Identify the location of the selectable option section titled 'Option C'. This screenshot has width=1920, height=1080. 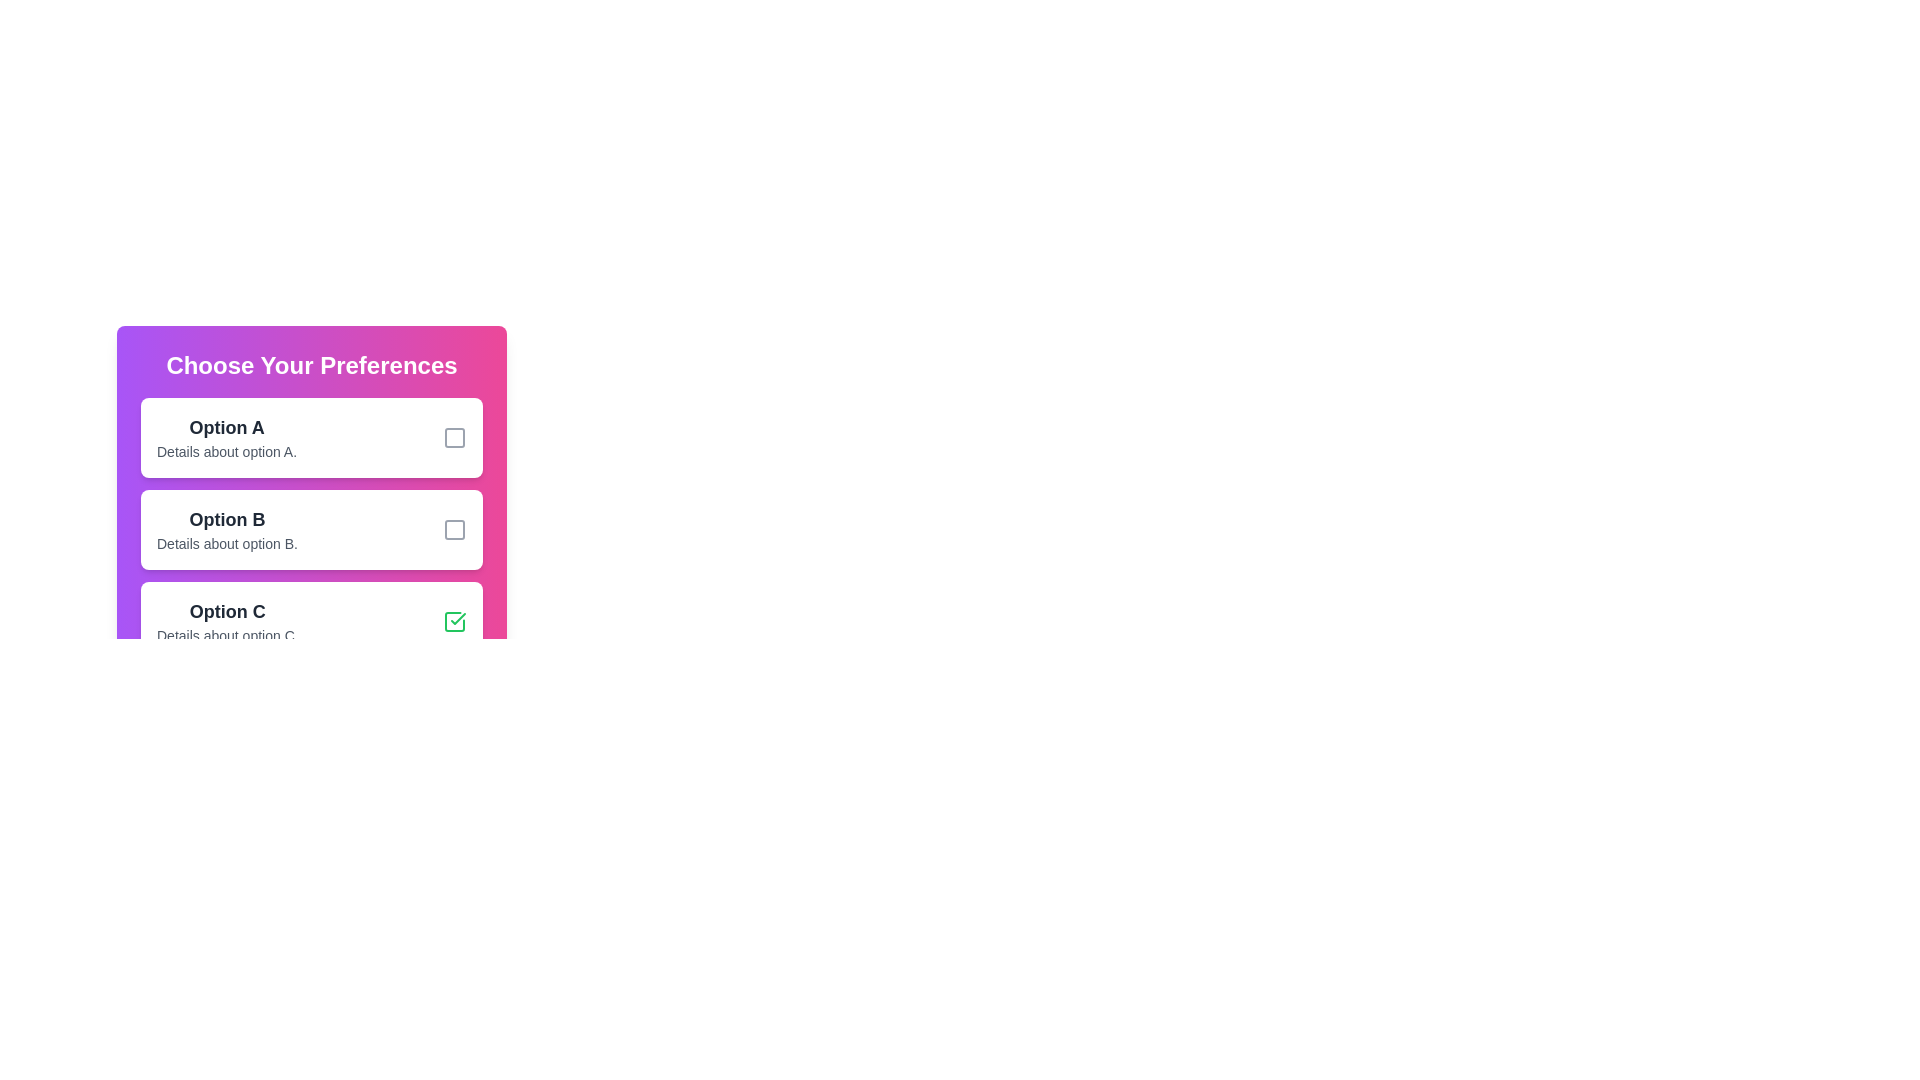
(311, 620).